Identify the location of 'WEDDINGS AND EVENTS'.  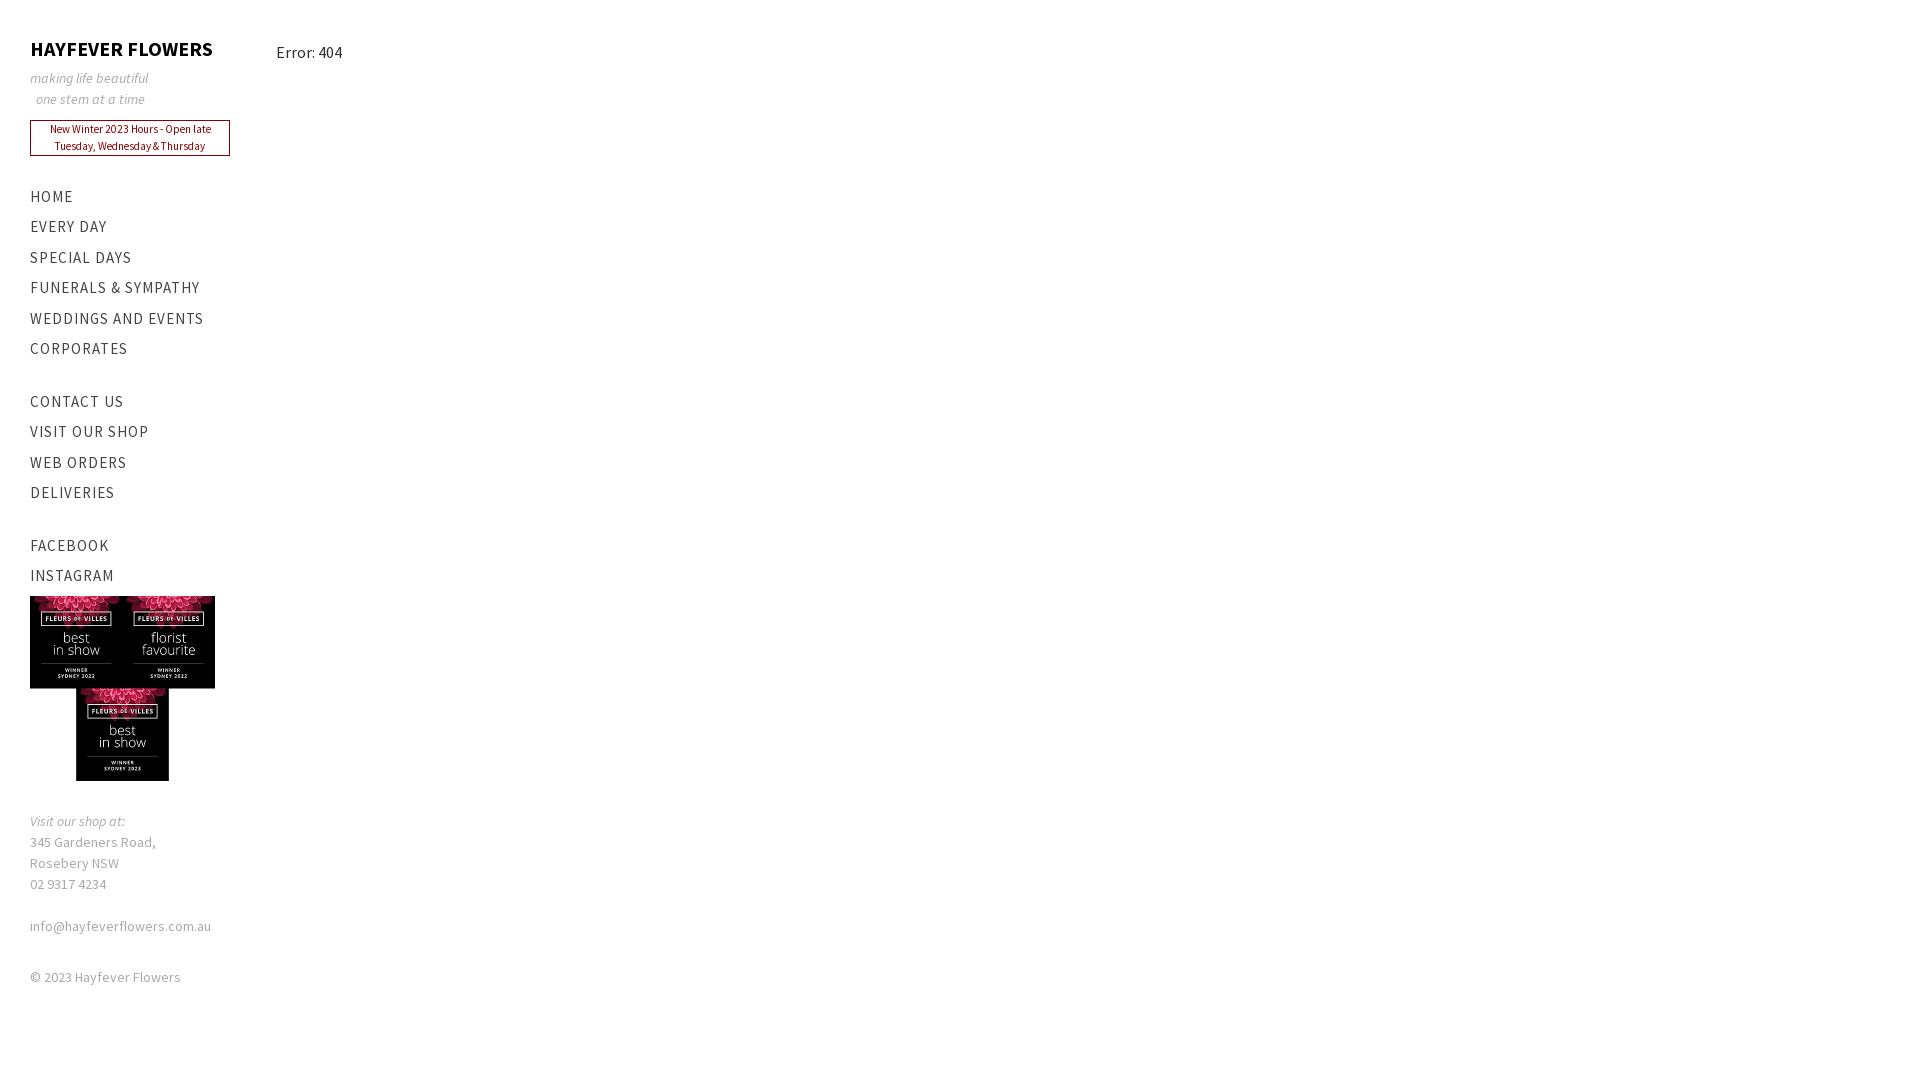
(128, 318).